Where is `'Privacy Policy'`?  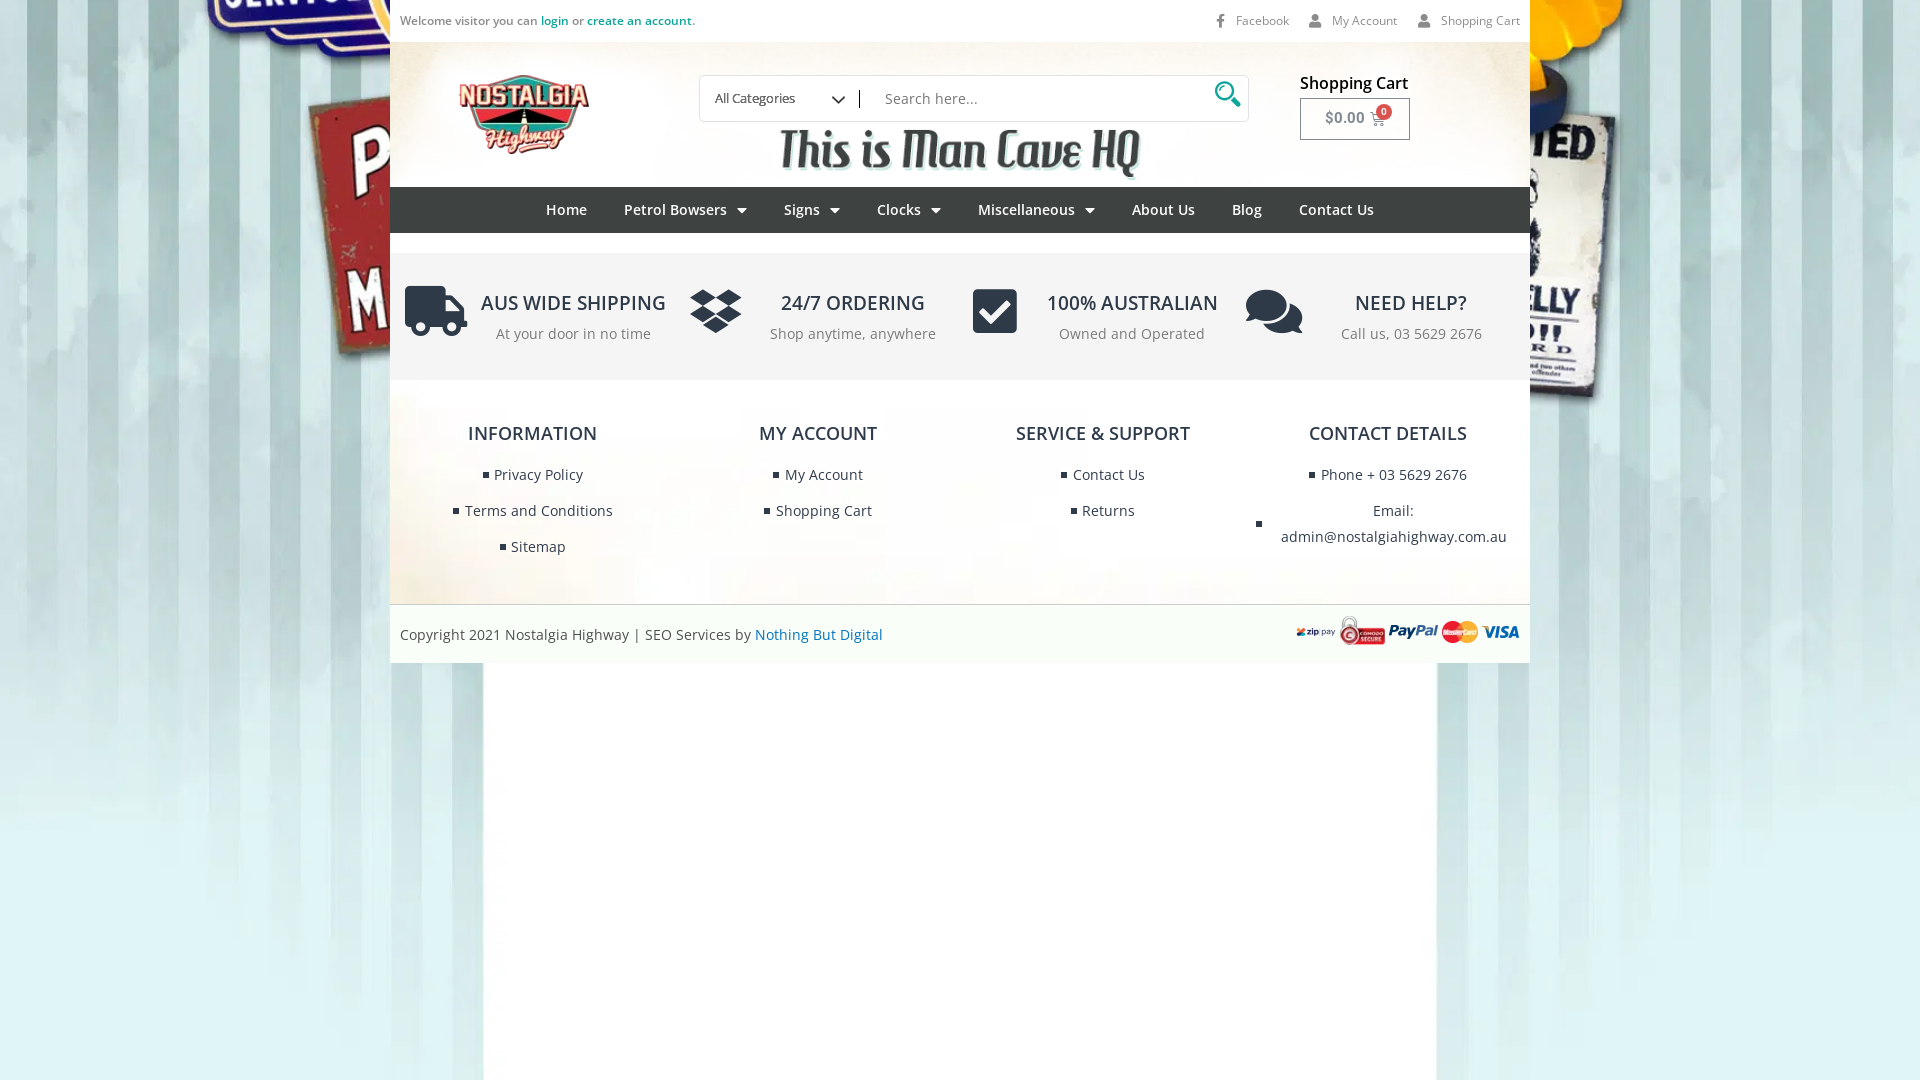
'Privacy Policy' is located at coordinates (532, 474).